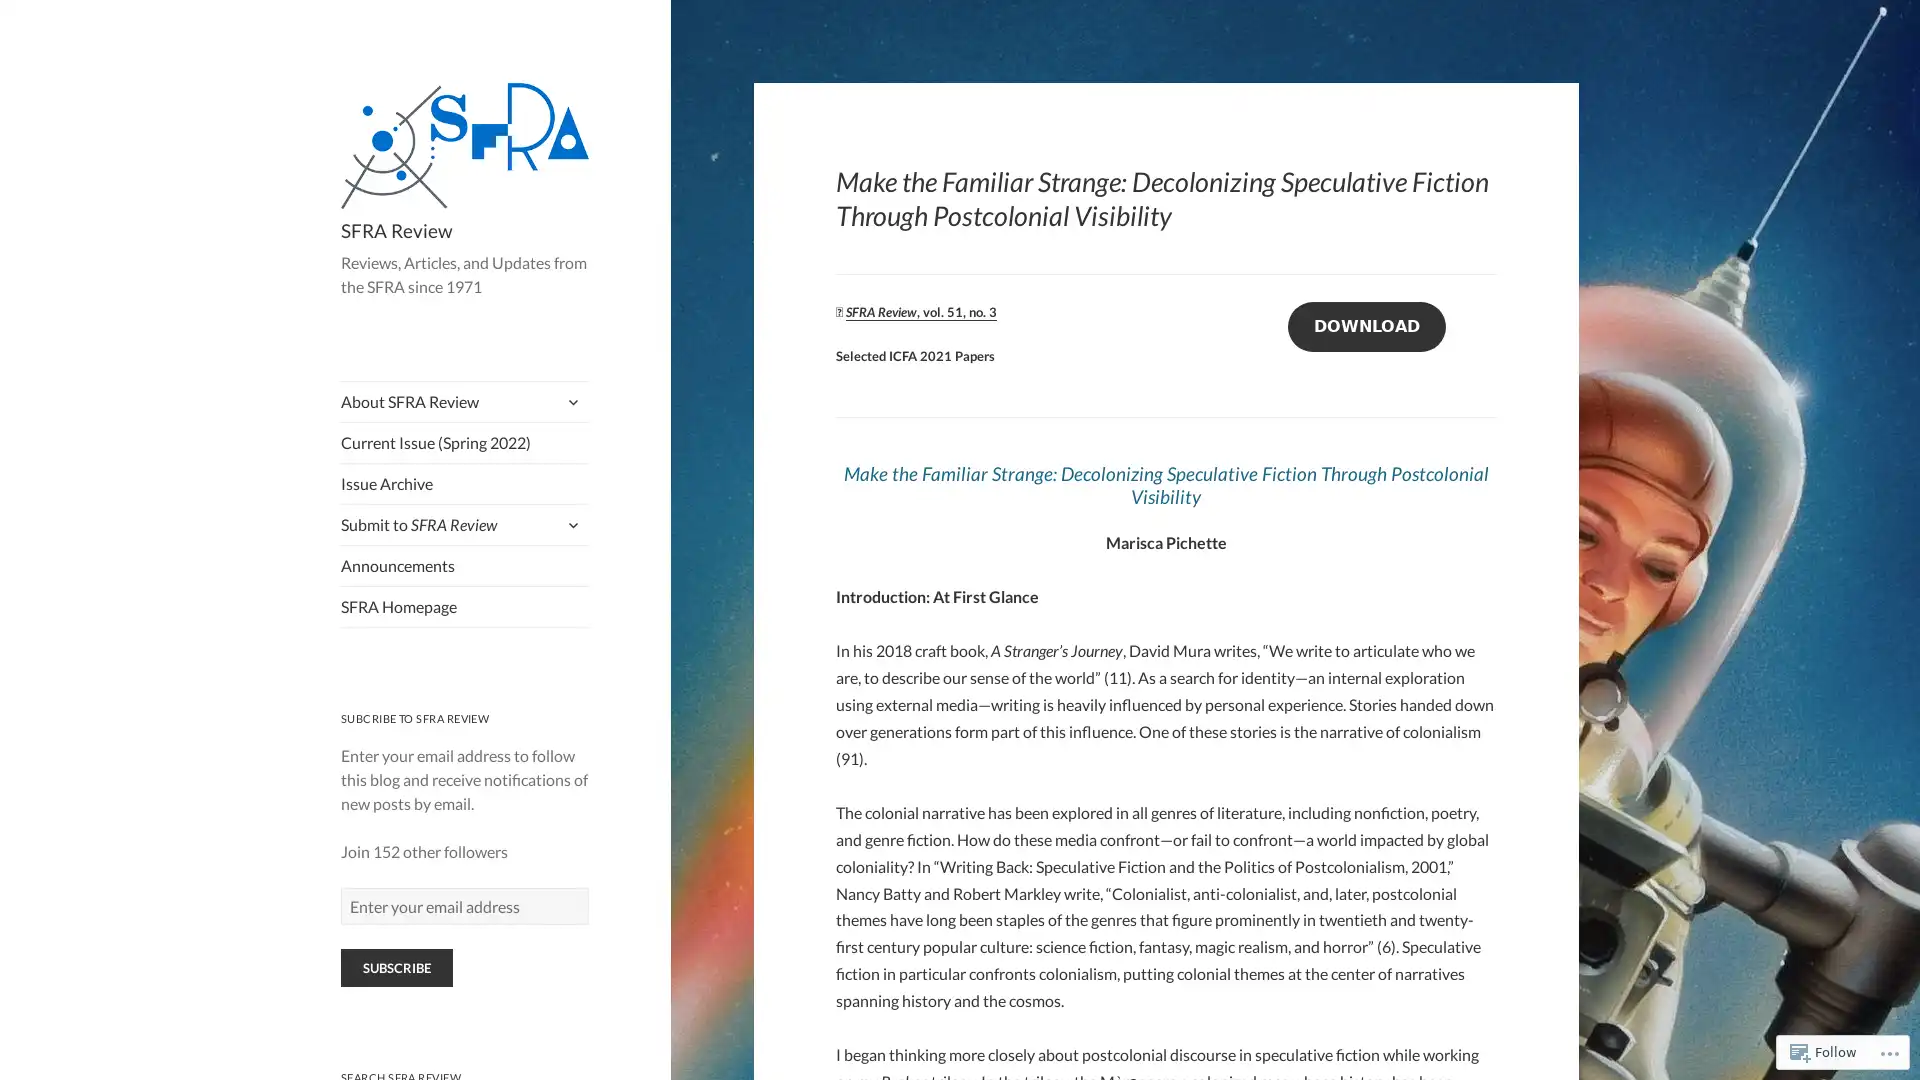  I want to click on expand child menu, so click(570, 523).